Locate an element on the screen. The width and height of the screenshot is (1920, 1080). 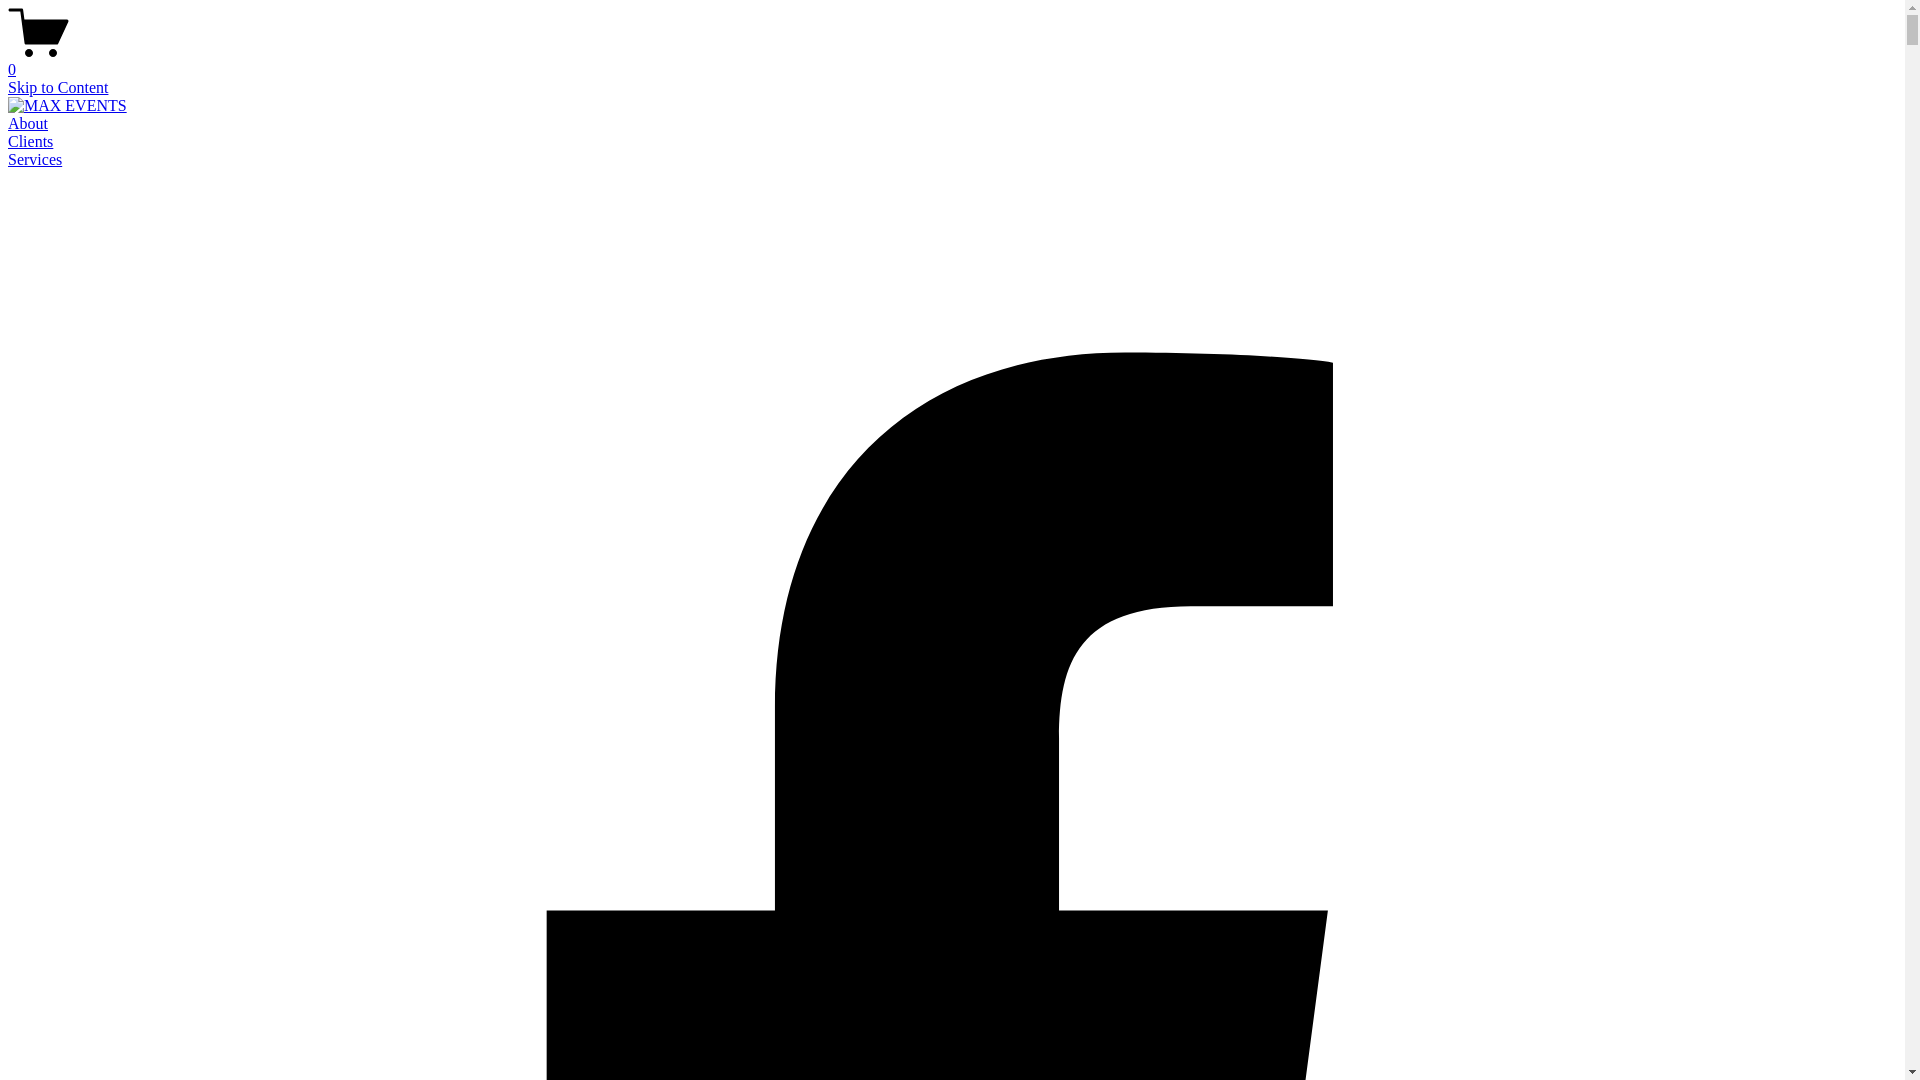
'Services' is located at coordinates (34, 158).